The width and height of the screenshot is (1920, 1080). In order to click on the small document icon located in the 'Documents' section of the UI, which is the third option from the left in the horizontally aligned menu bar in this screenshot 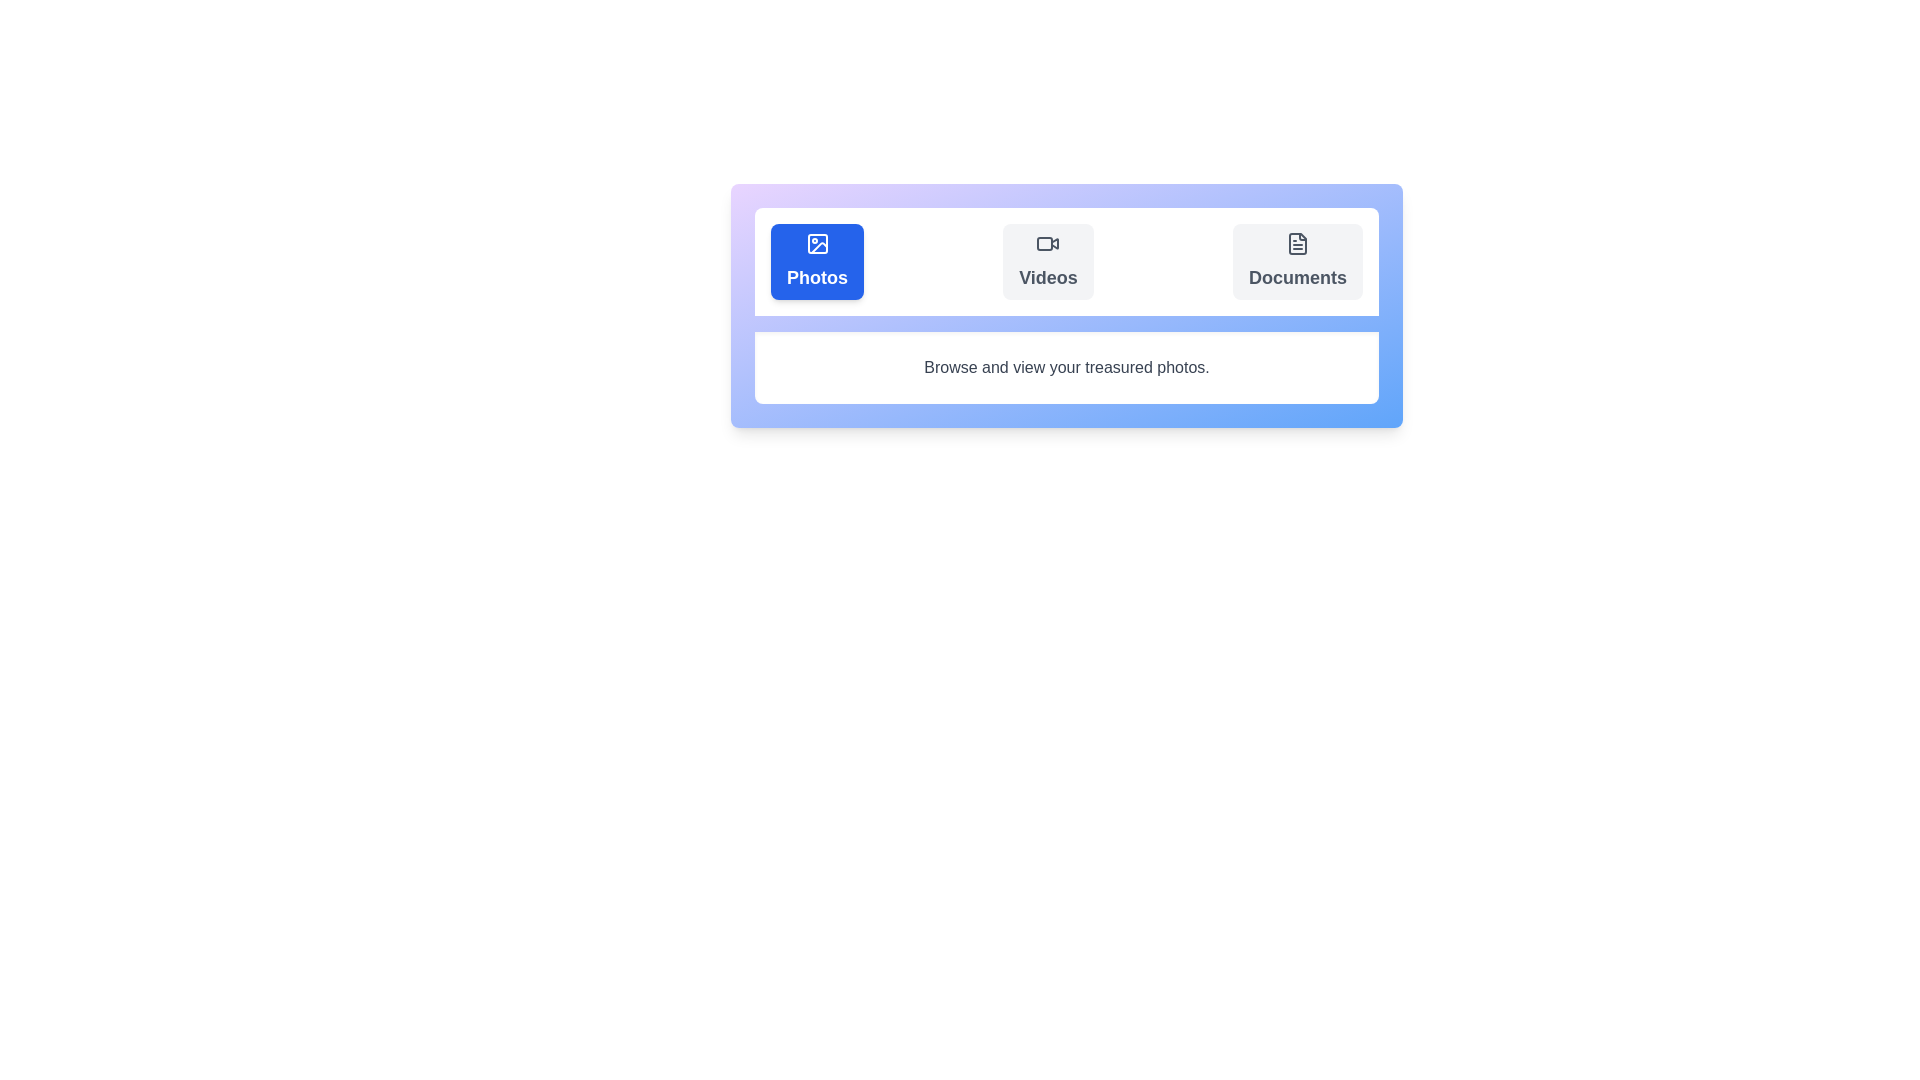, I will do `click(1297, 242)`.